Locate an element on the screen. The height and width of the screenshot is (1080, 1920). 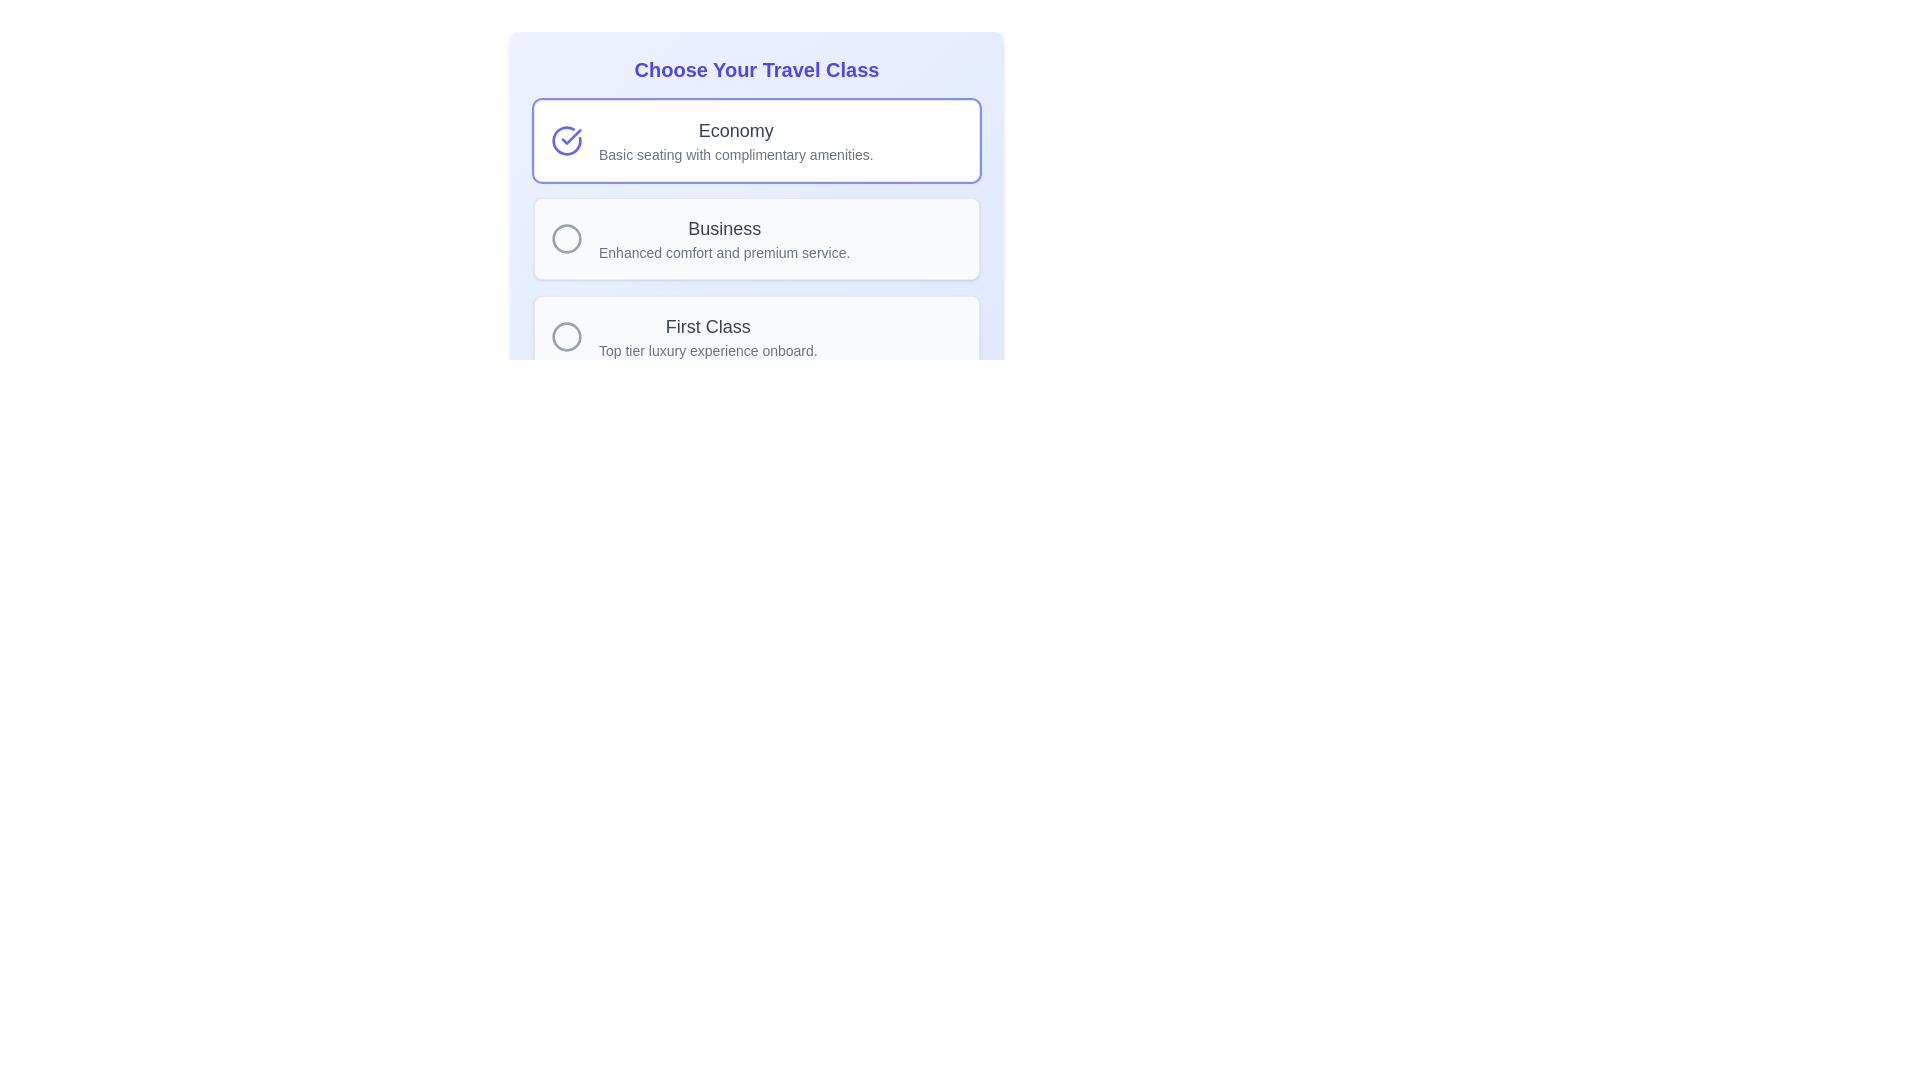
the 'Economy' travel class selection option to interact via keyboard navigation is located at coordinates (756, 140).